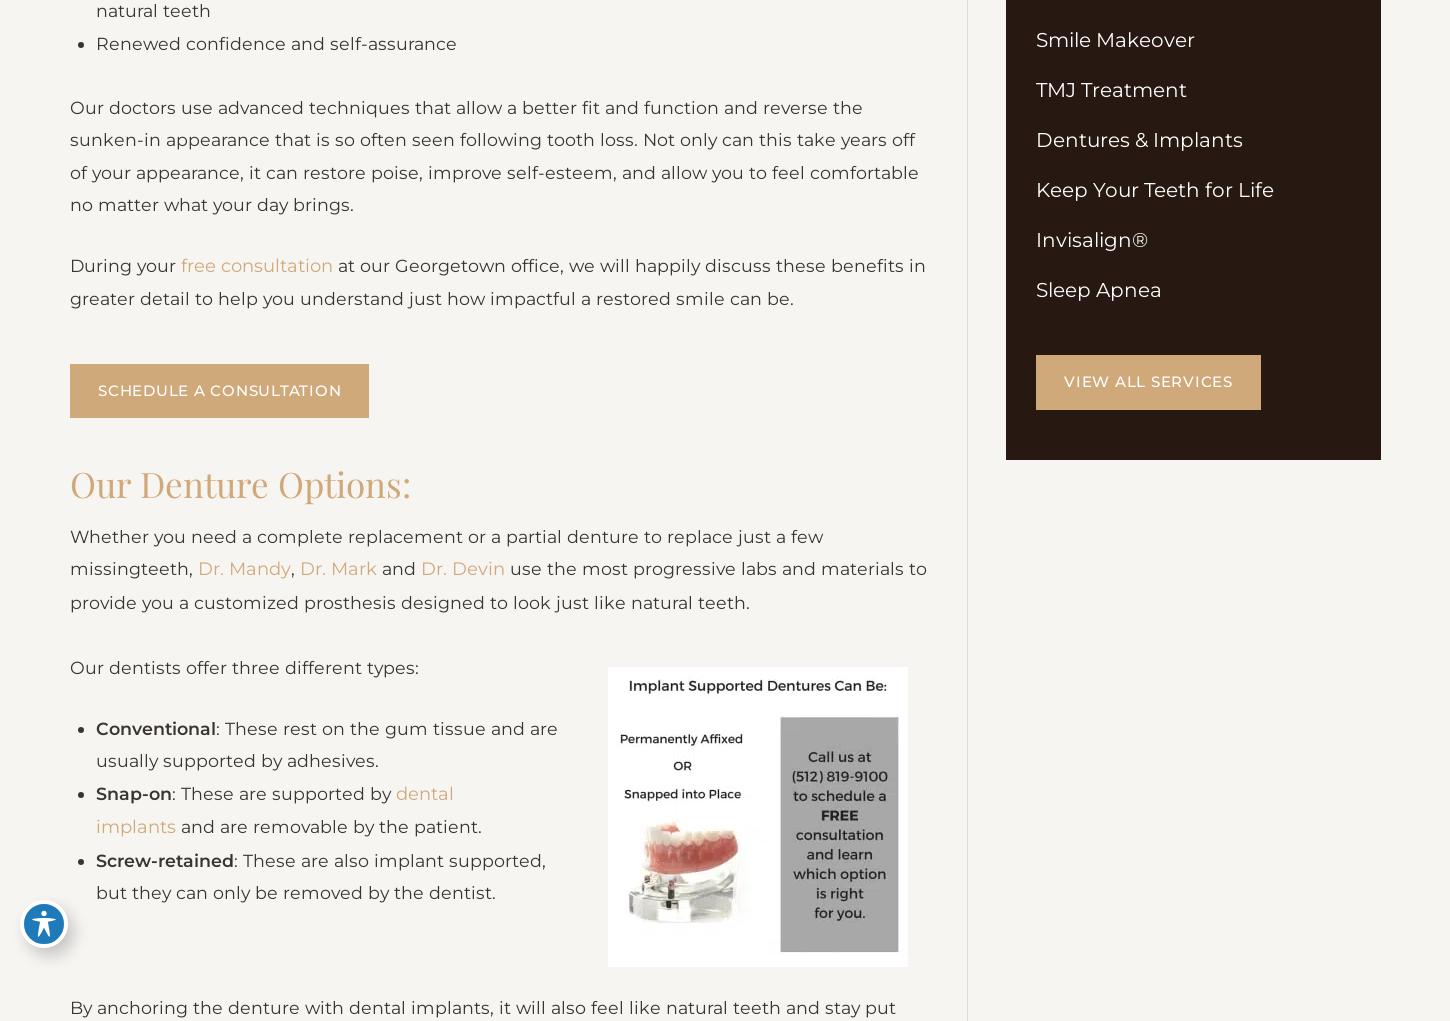  I want to click on 'Screw-retained', so click(167, 890).